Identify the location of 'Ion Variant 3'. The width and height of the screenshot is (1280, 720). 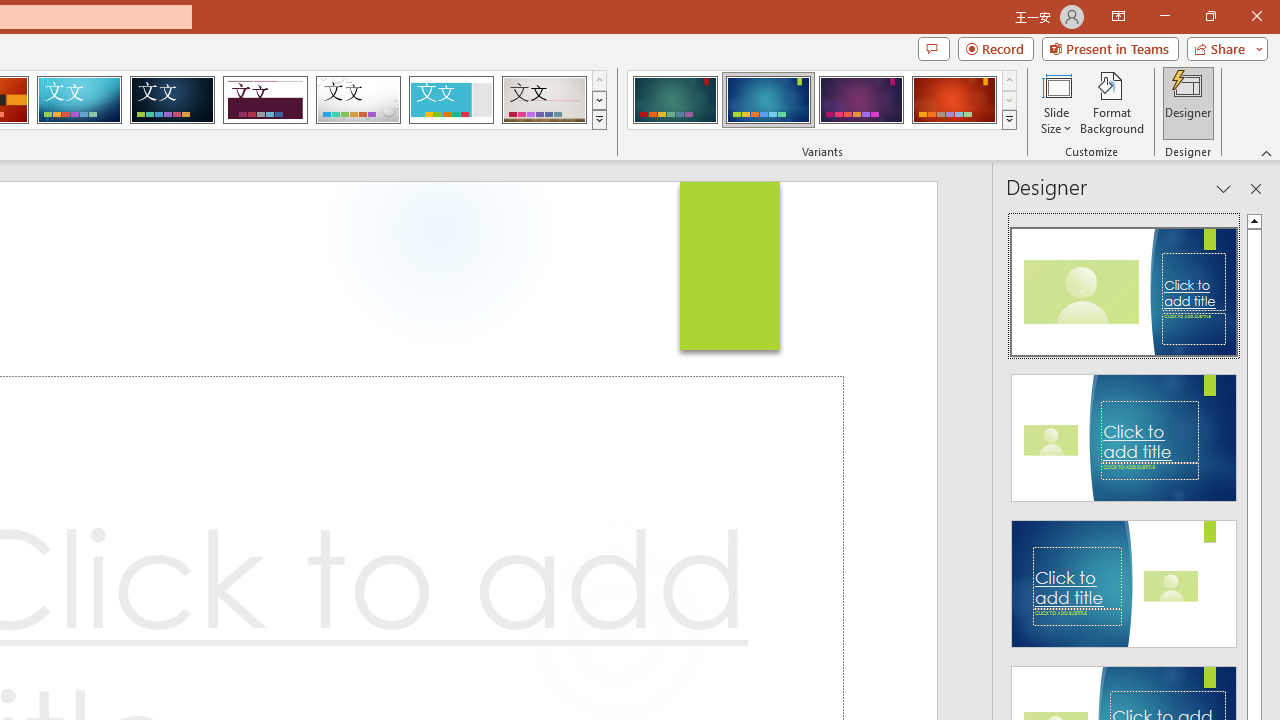
(861, 100).